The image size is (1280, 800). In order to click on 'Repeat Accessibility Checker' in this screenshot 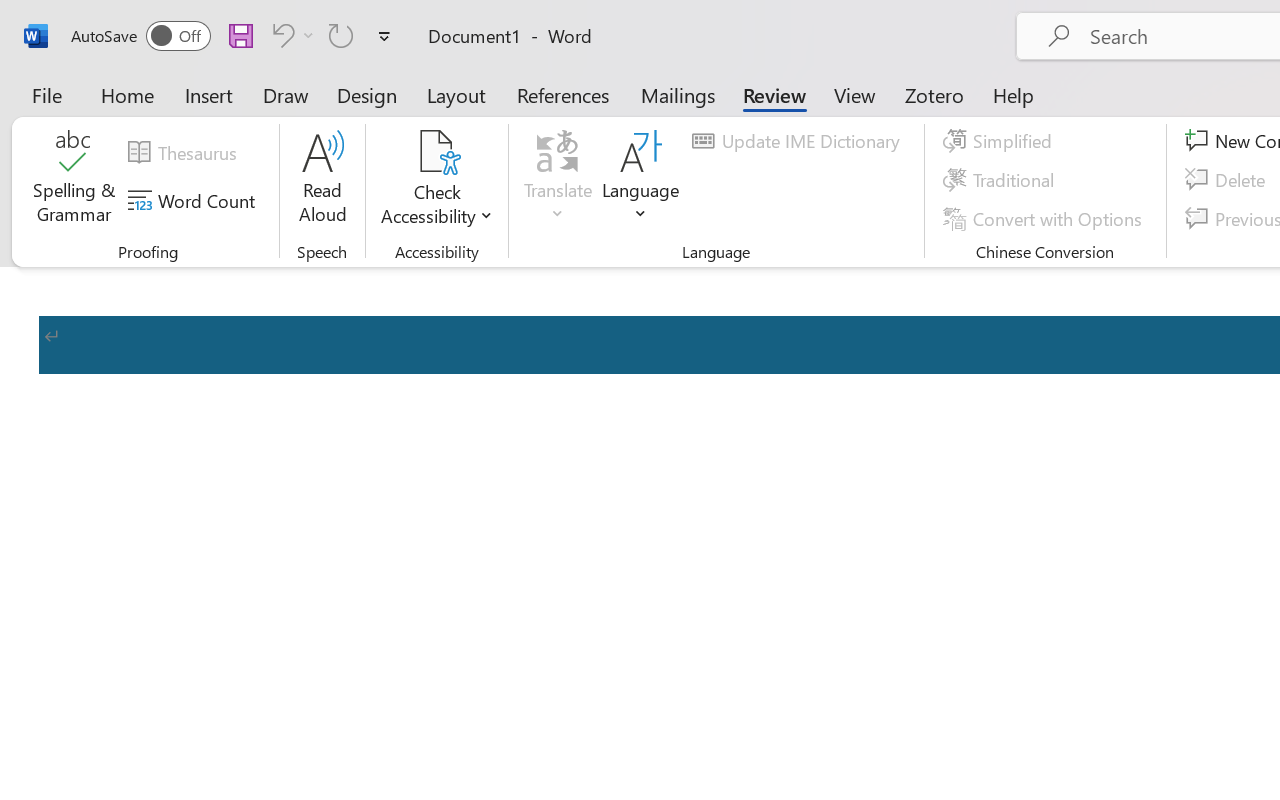, I will do `click(341, 34)`.